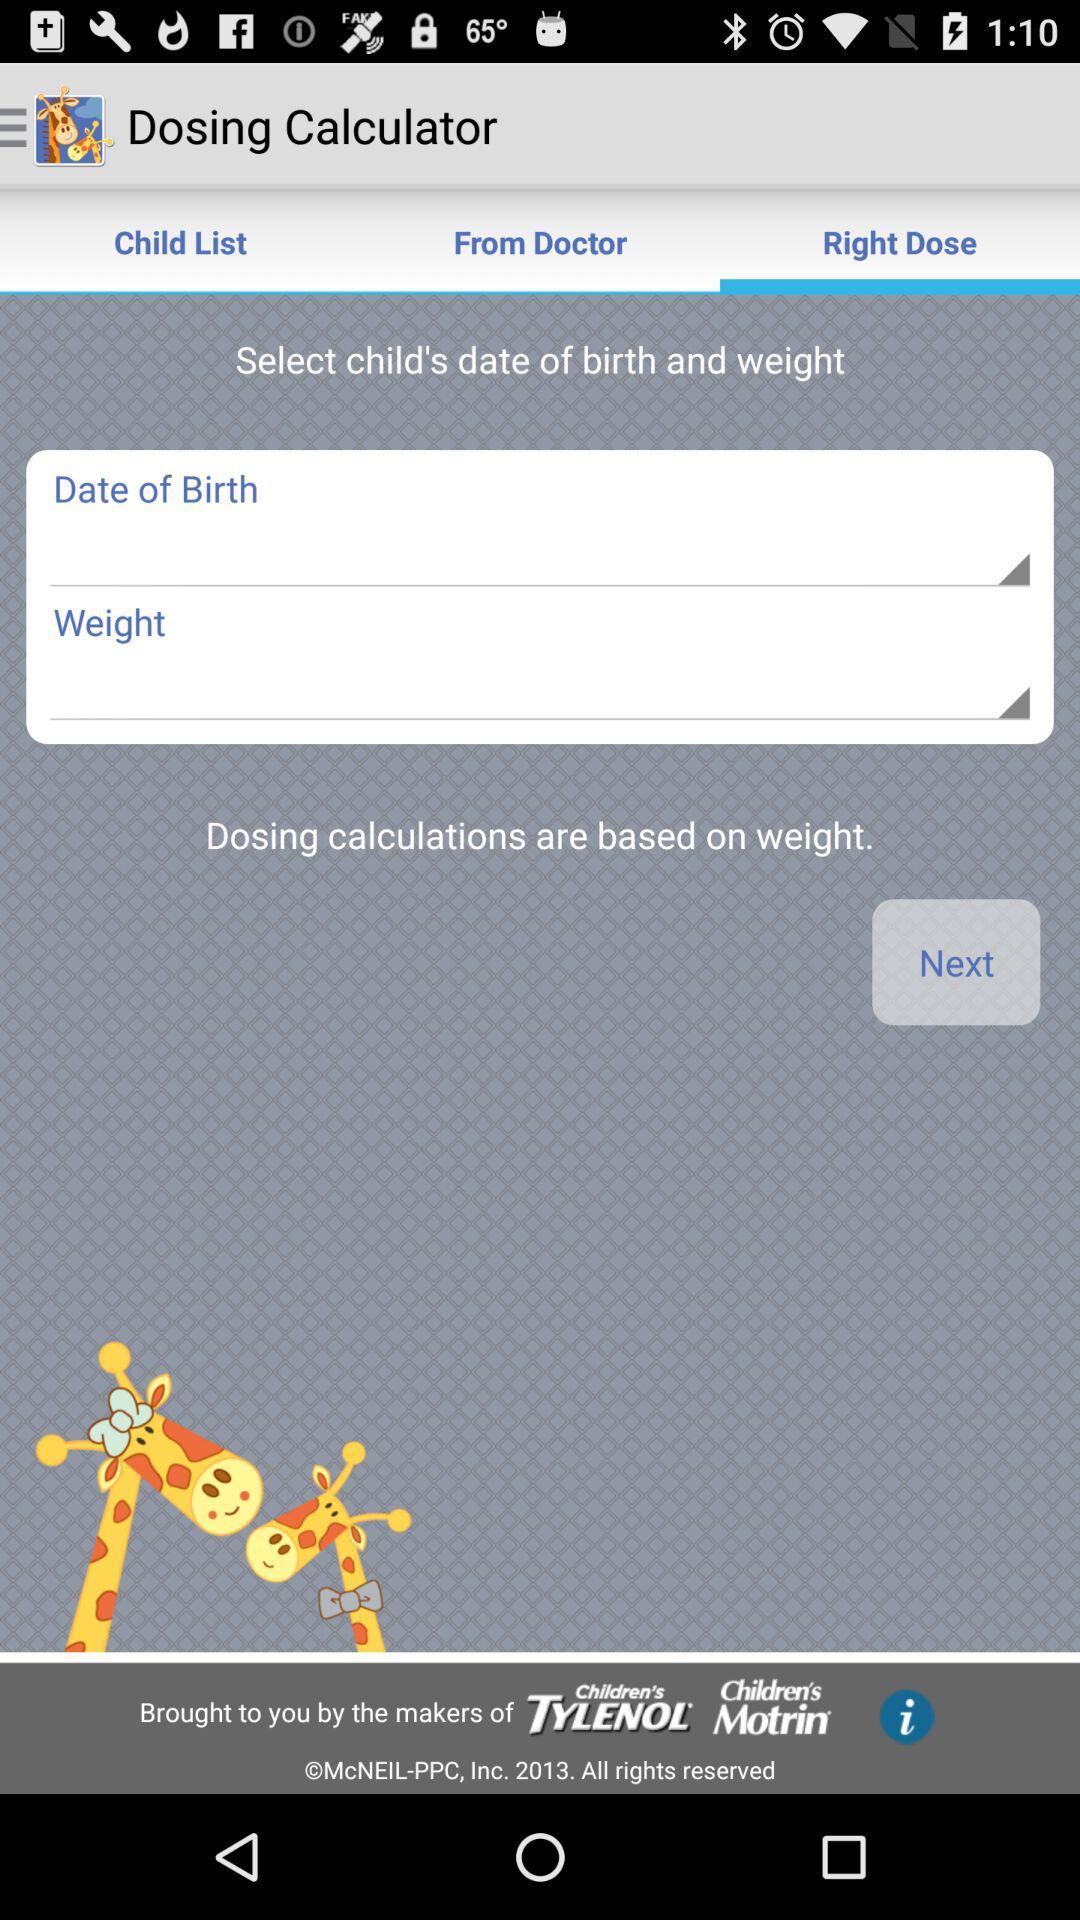 The height and width of the screenshot is (1920, 1080). Describe the element at coordinates (180, 240) in the screenshot. I see `the app above the select child s item` at that location.